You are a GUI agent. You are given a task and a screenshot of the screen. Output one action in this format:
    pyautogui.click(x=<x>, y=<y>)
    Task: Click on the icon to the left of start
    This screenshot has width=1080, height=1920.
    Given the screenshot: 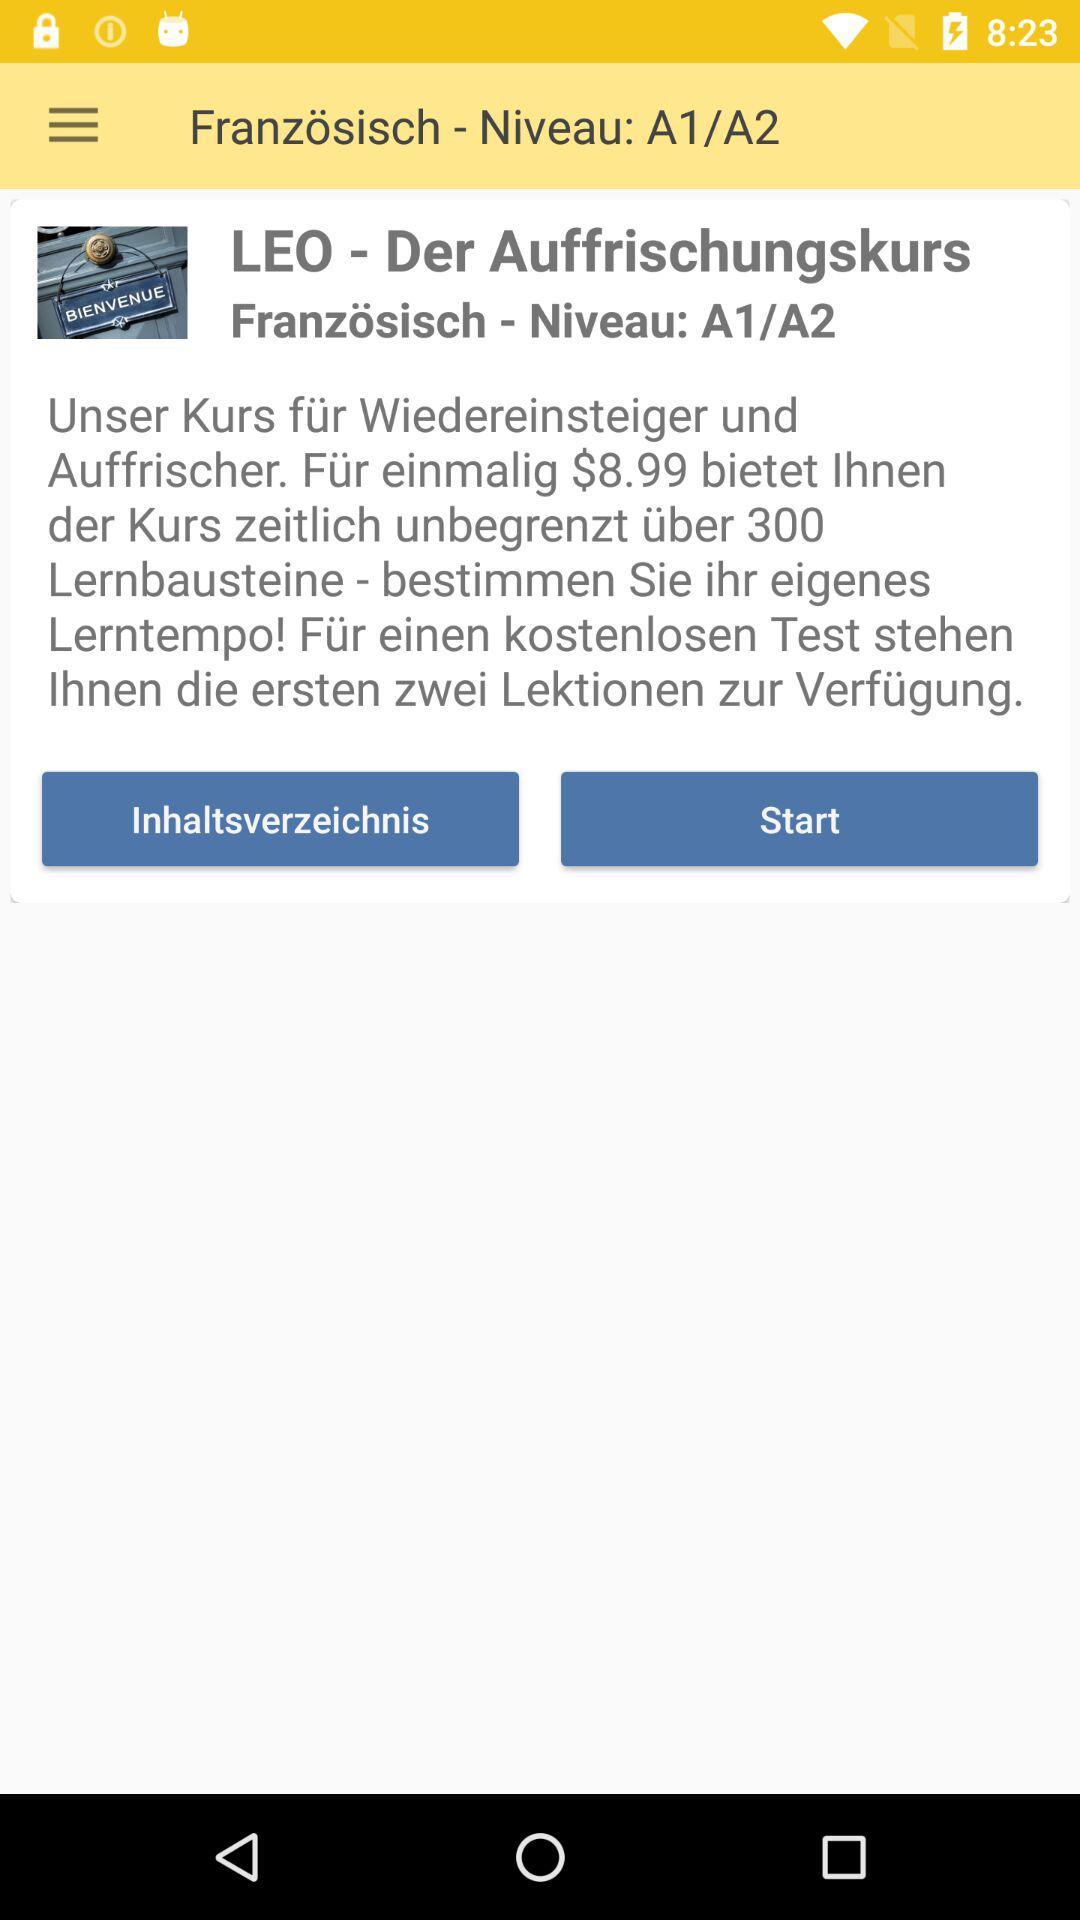 What is the action you would take?
    pyautogui.click(x=280, y=819)
    